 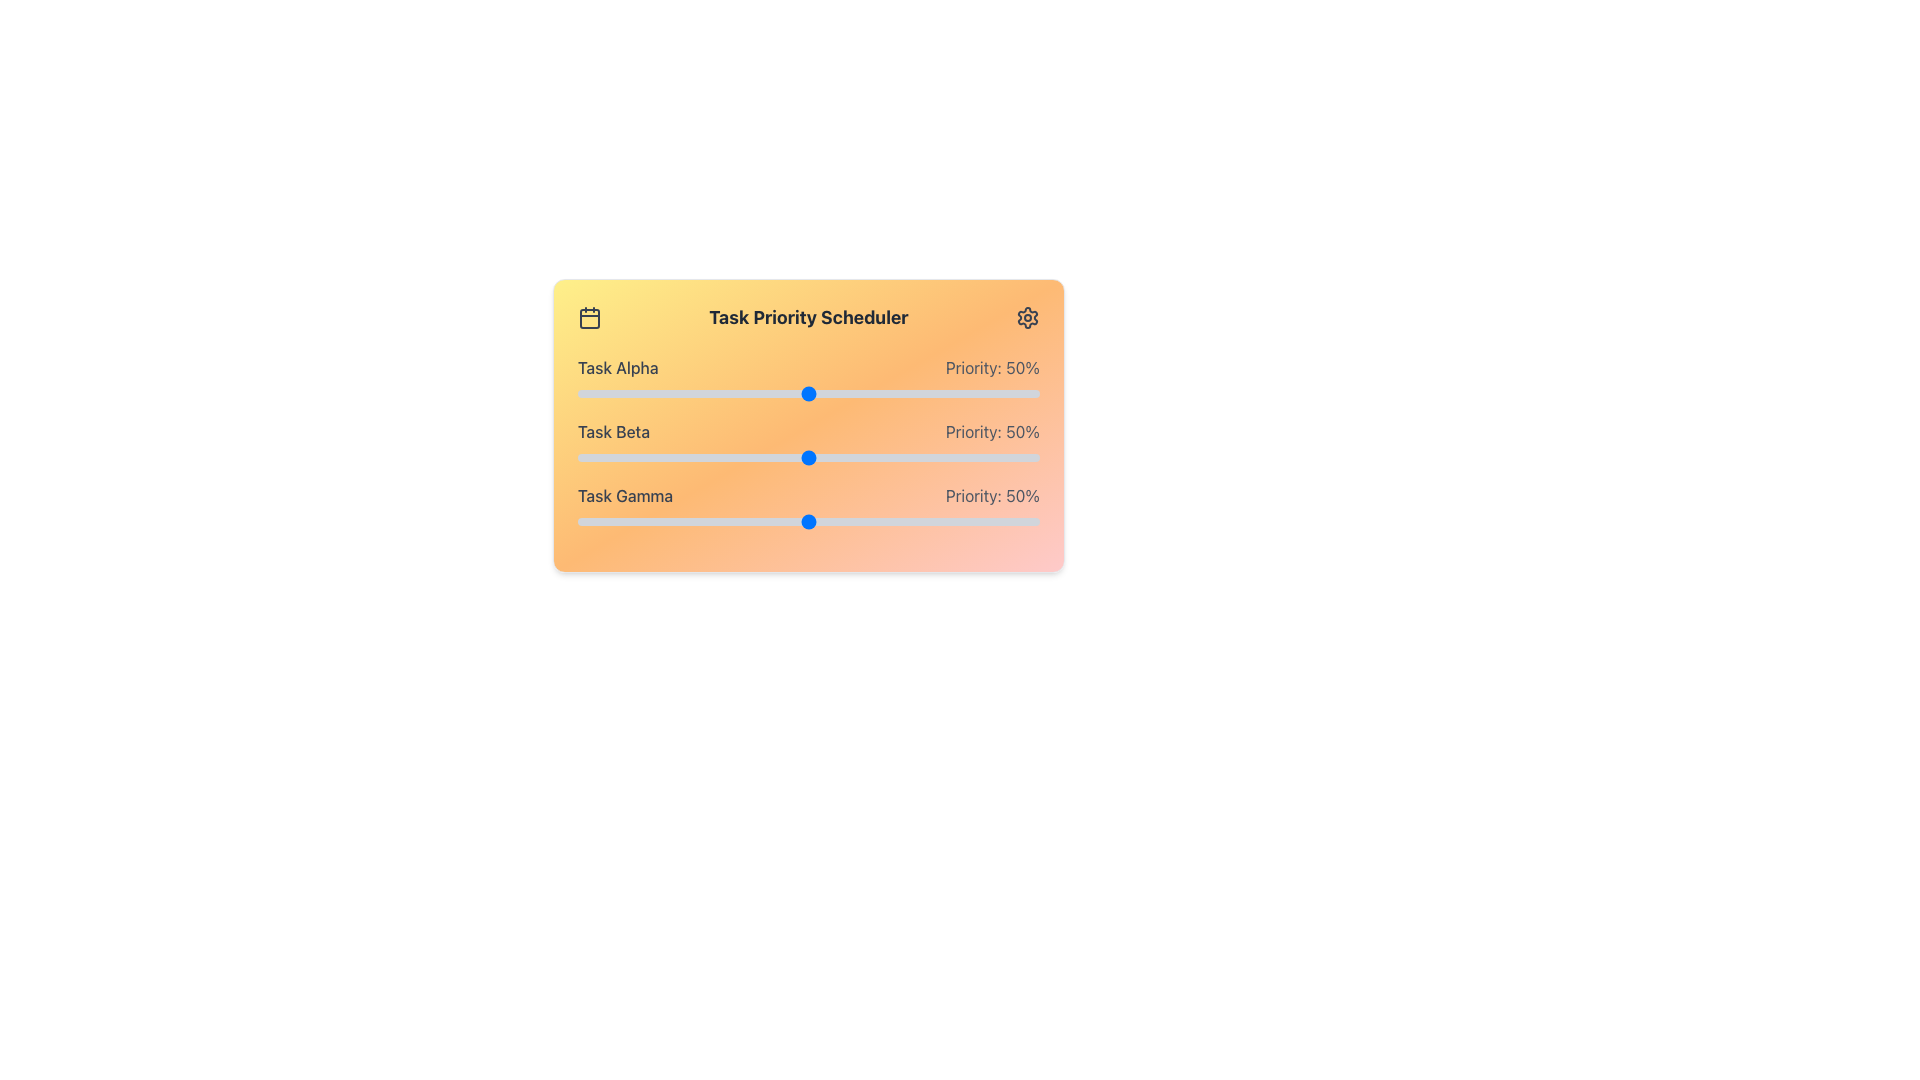 What do you see at coordinates (850, 393) in the screenshot?
I see `task priority` at bounding box center [850, 393].